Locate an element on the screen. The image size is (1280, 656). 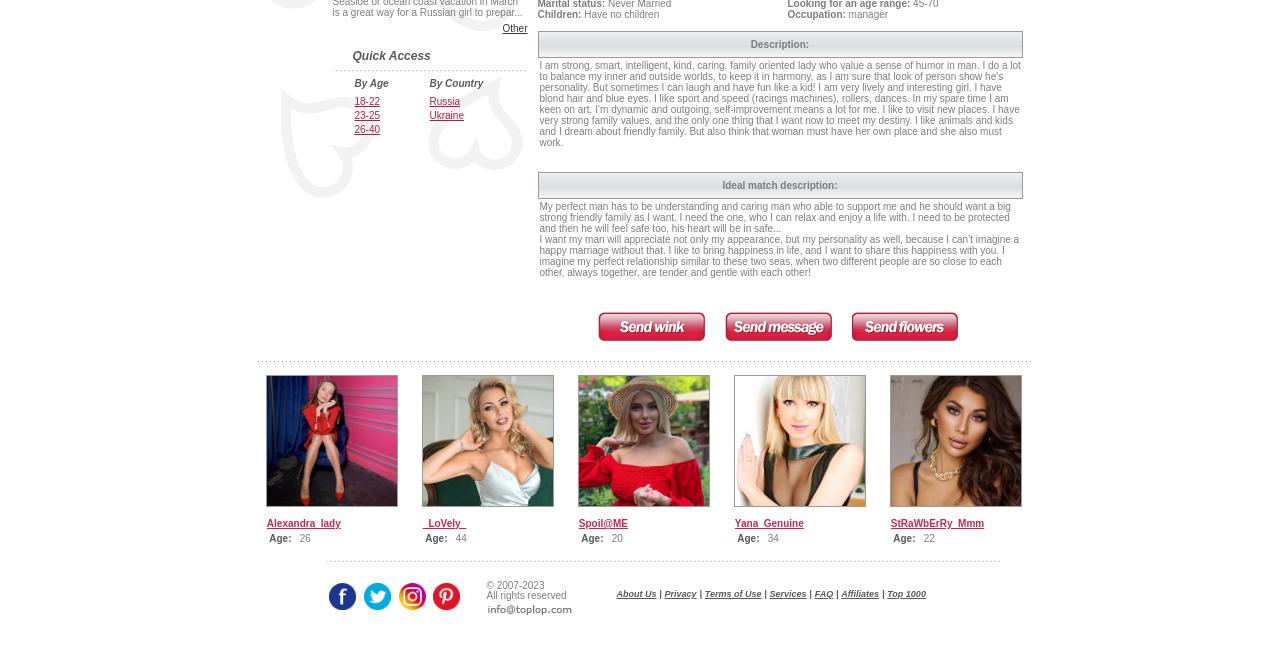
'20' is located at coordinates (609, 538).